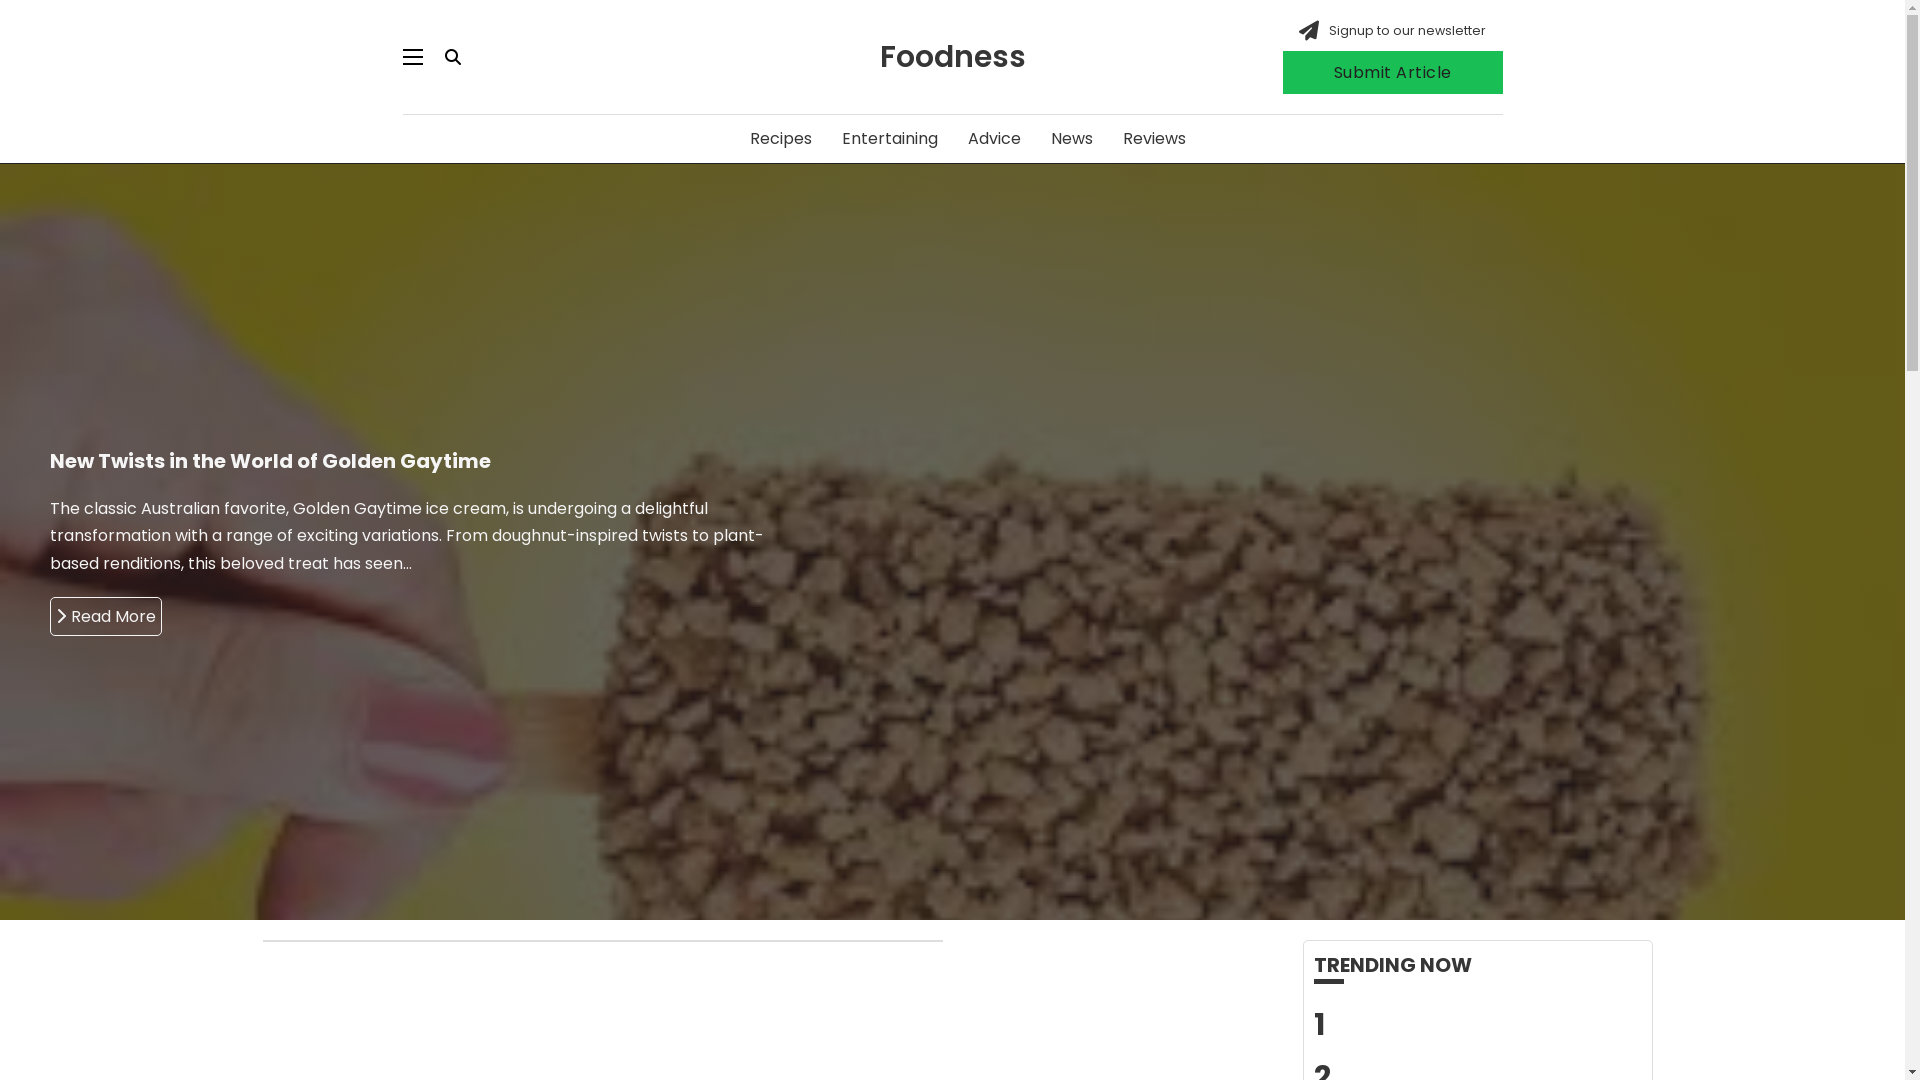 Image resolution: width=1920 pixels, height=1080 pixels. I want to click on 'Entertaining', so click(888, 137).